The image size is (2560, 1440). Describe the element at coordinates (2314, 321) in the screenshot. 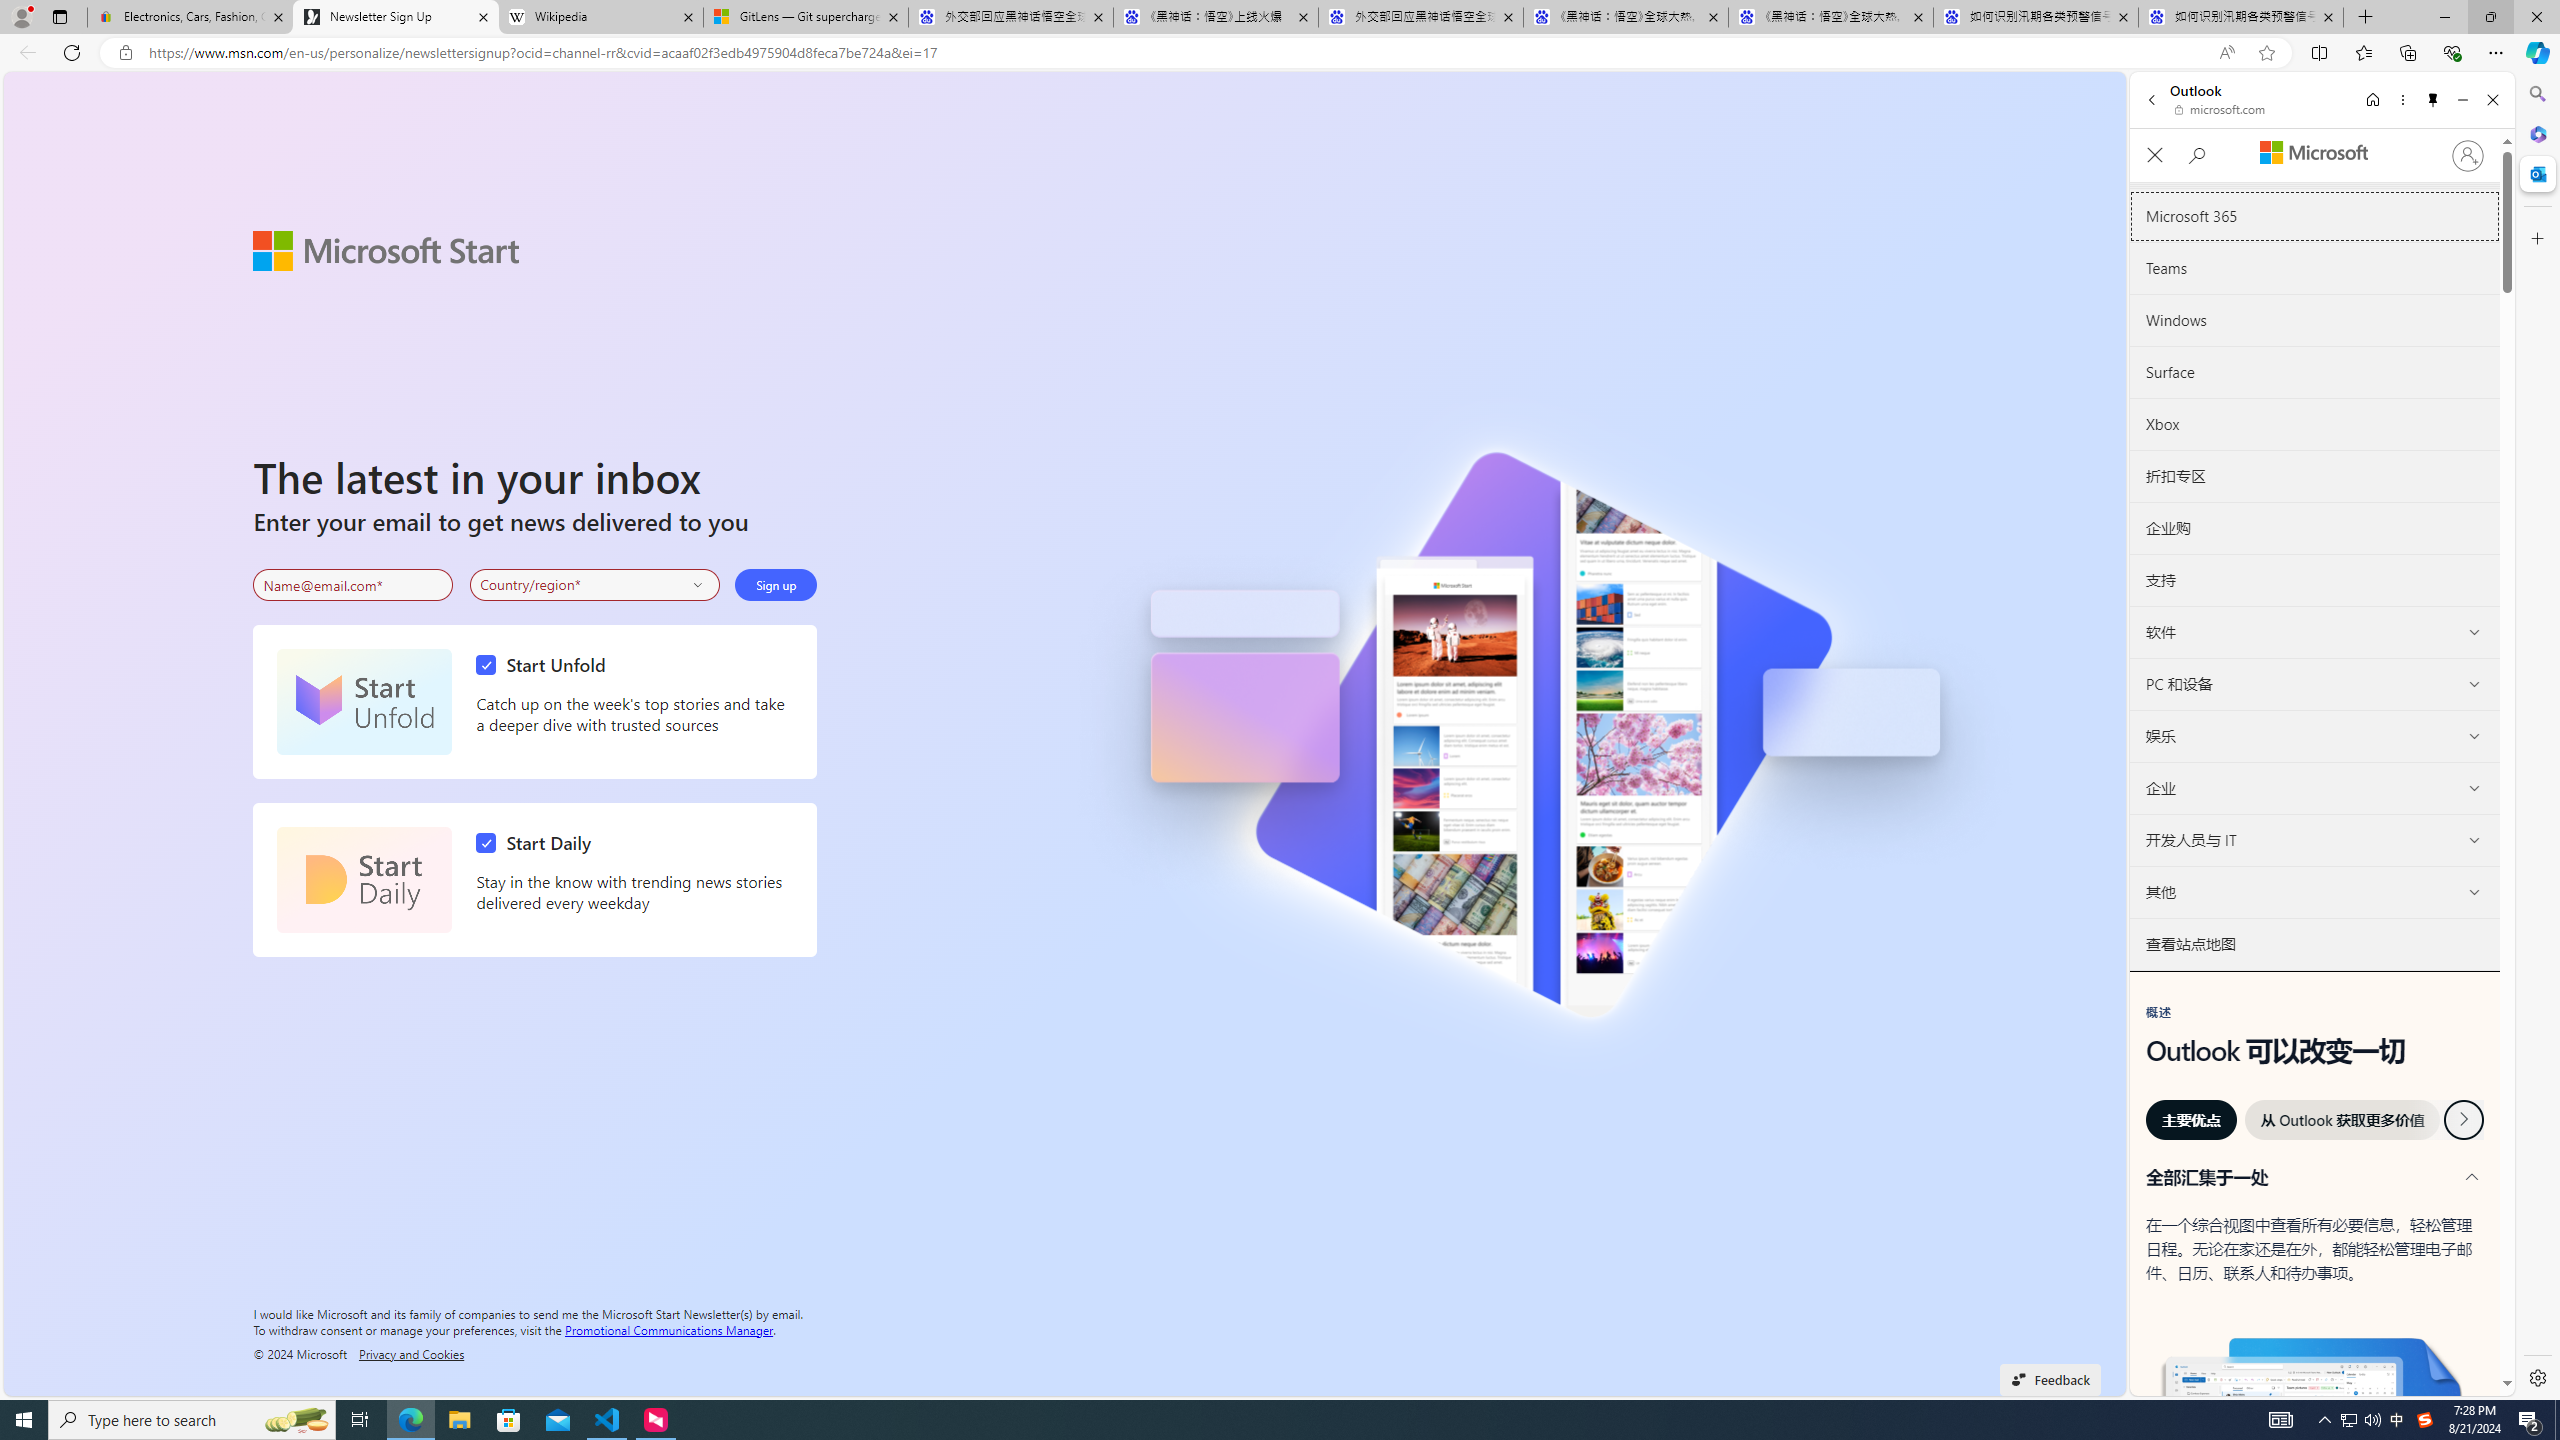

I see `'Windows'` at that location.